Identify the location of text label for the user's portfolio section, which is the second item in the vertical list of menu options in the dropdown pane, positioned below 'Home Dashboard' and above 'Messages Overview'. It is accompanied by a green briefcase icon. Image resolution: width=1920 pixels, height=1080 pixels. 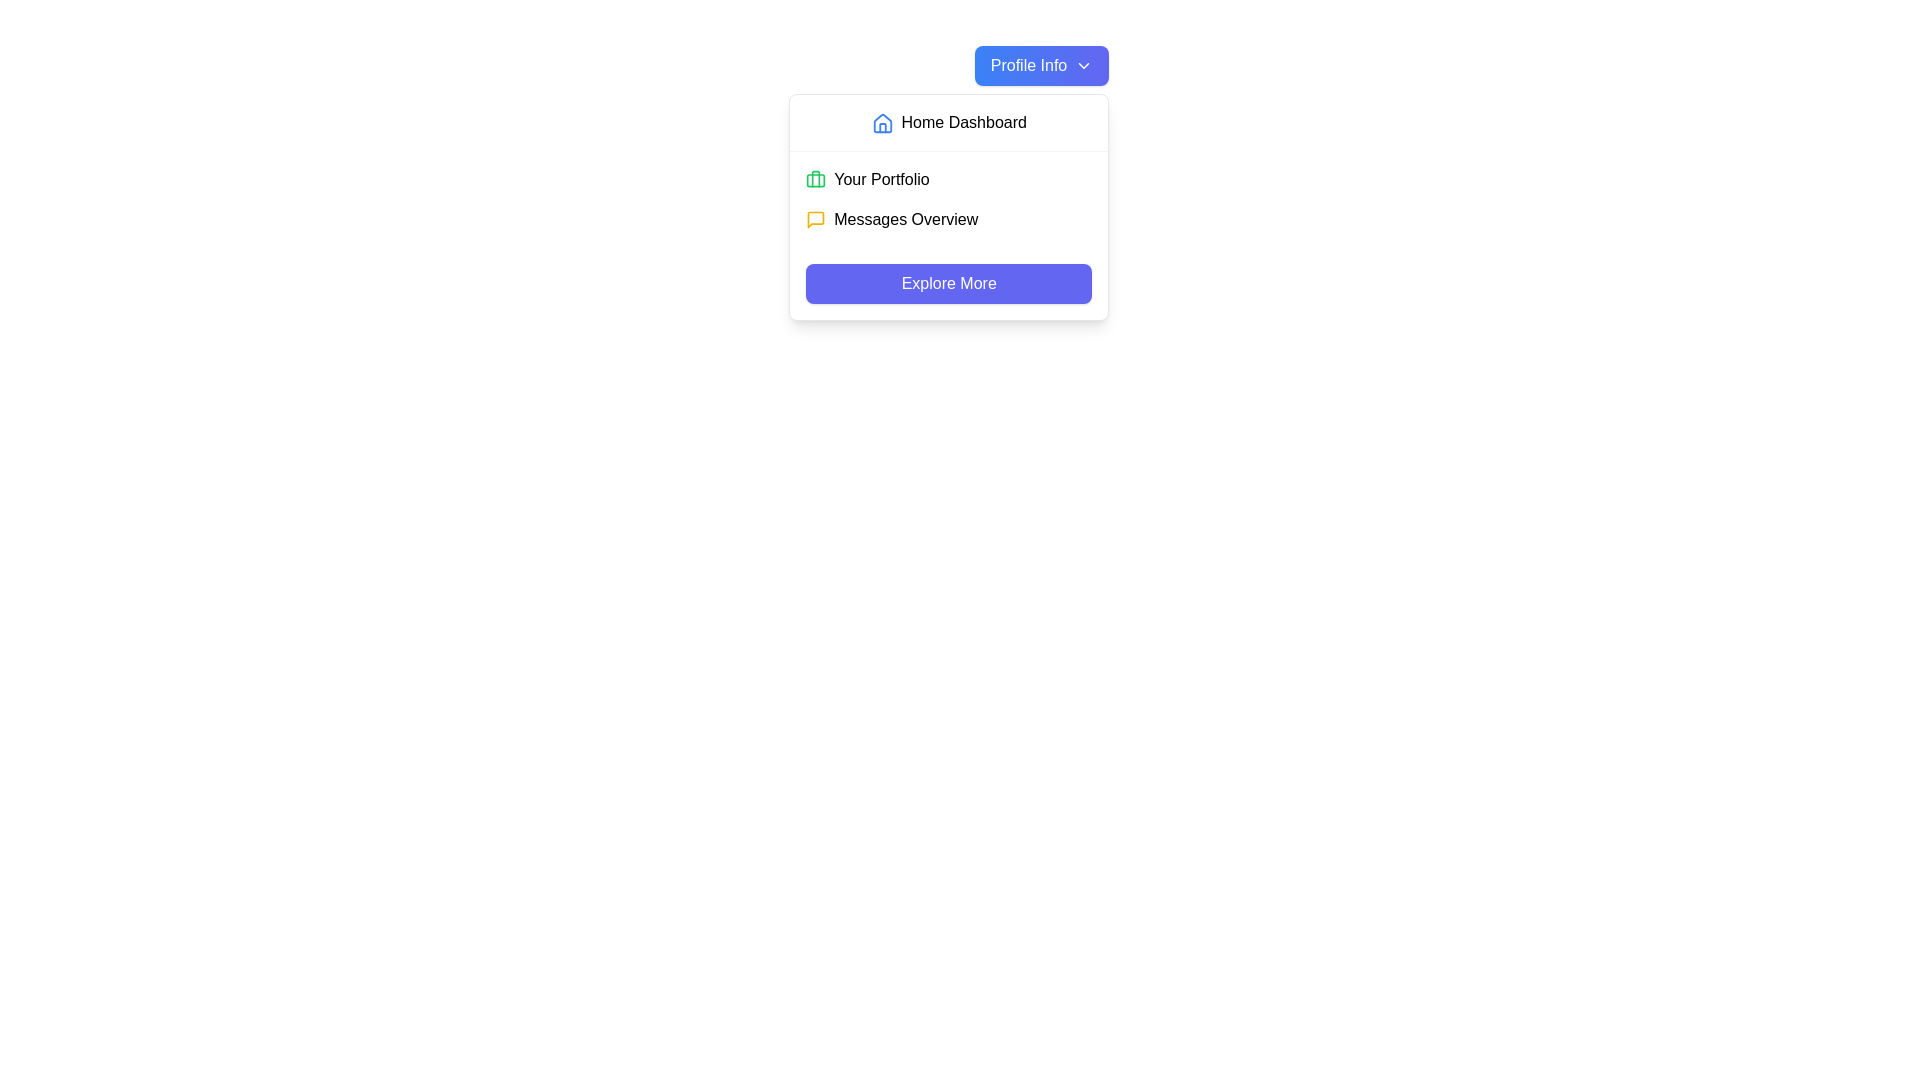
(881, 180).